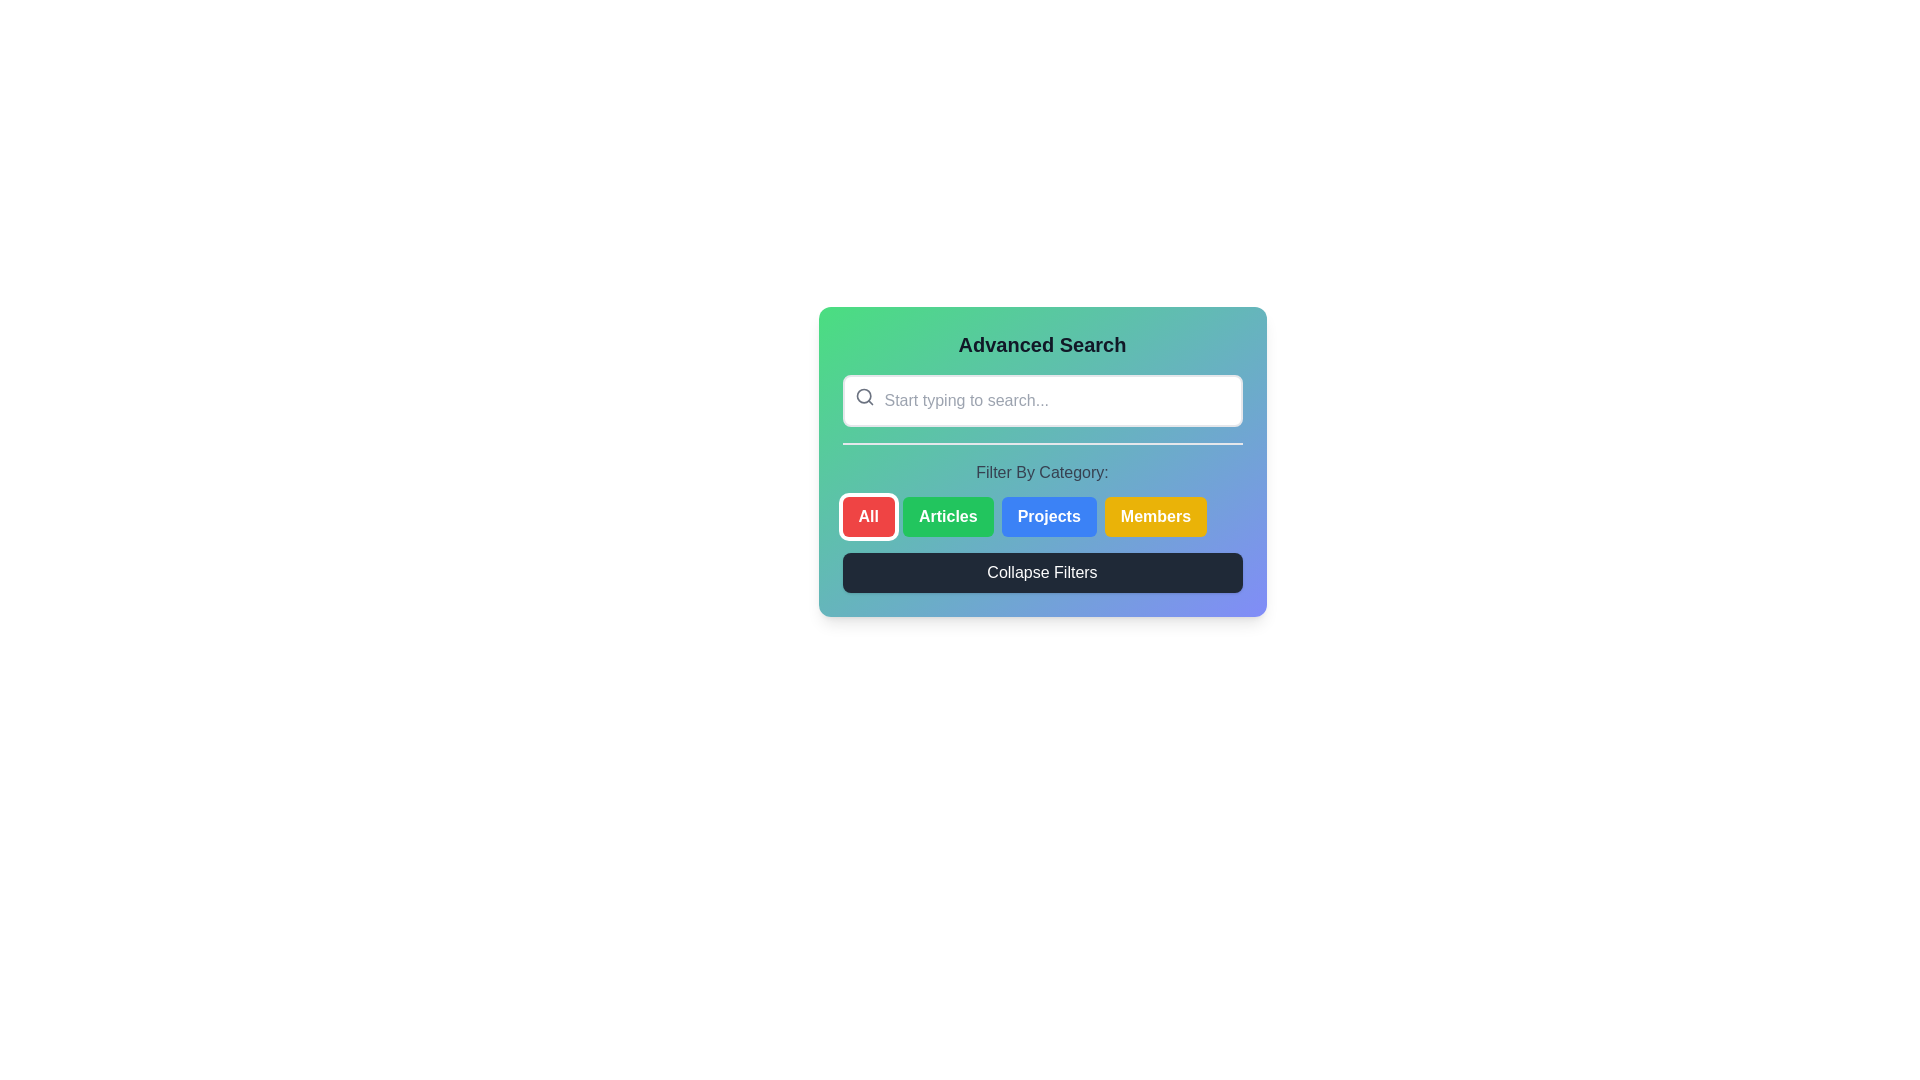 The image size is (1920, 1080). I want to click on the 'Projects' button, which is a rectangular button with a blue background and white text, located, so click(1041, 515).